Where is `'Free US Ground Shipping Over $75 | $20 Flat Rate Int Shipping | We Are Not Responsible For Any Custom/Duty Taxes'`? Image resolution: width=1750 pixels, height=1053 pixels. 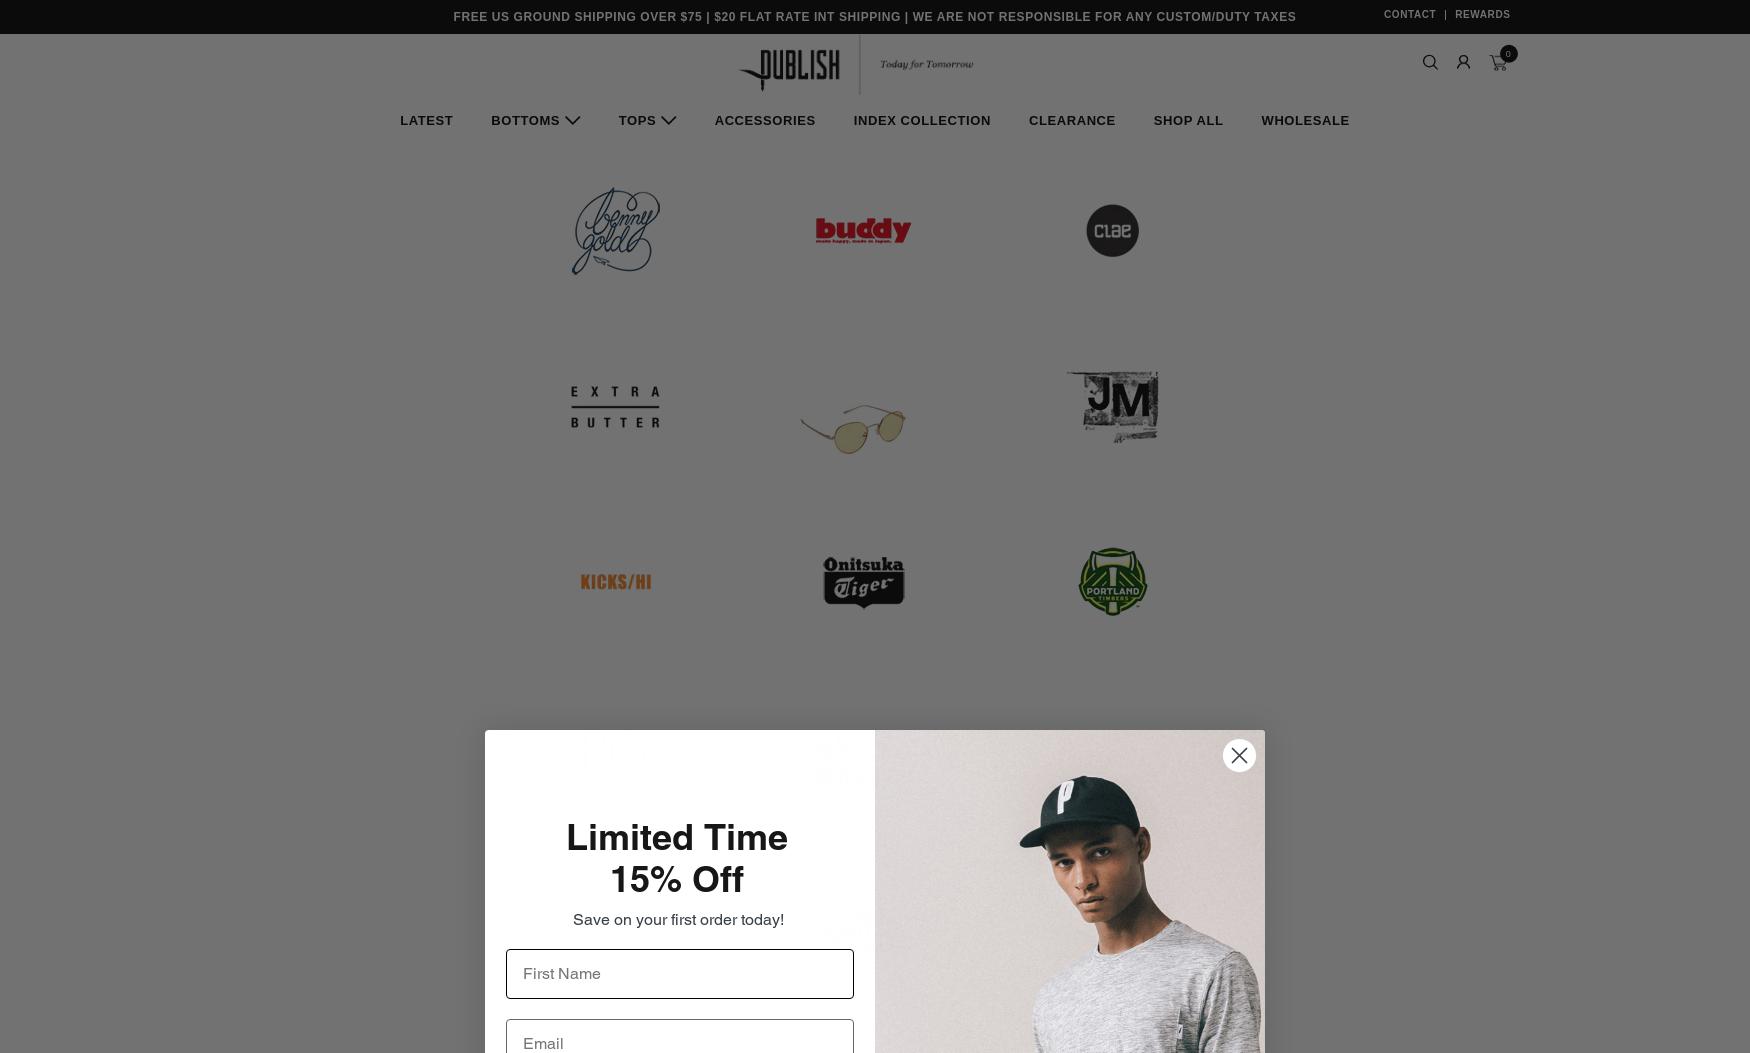
'Free US Ground Shipping Over $75 | $20 Flat Rate Int Shipping | We Are Not Responsible For Any Custom/Duty Taxes' is located at coordinates (874, 16).